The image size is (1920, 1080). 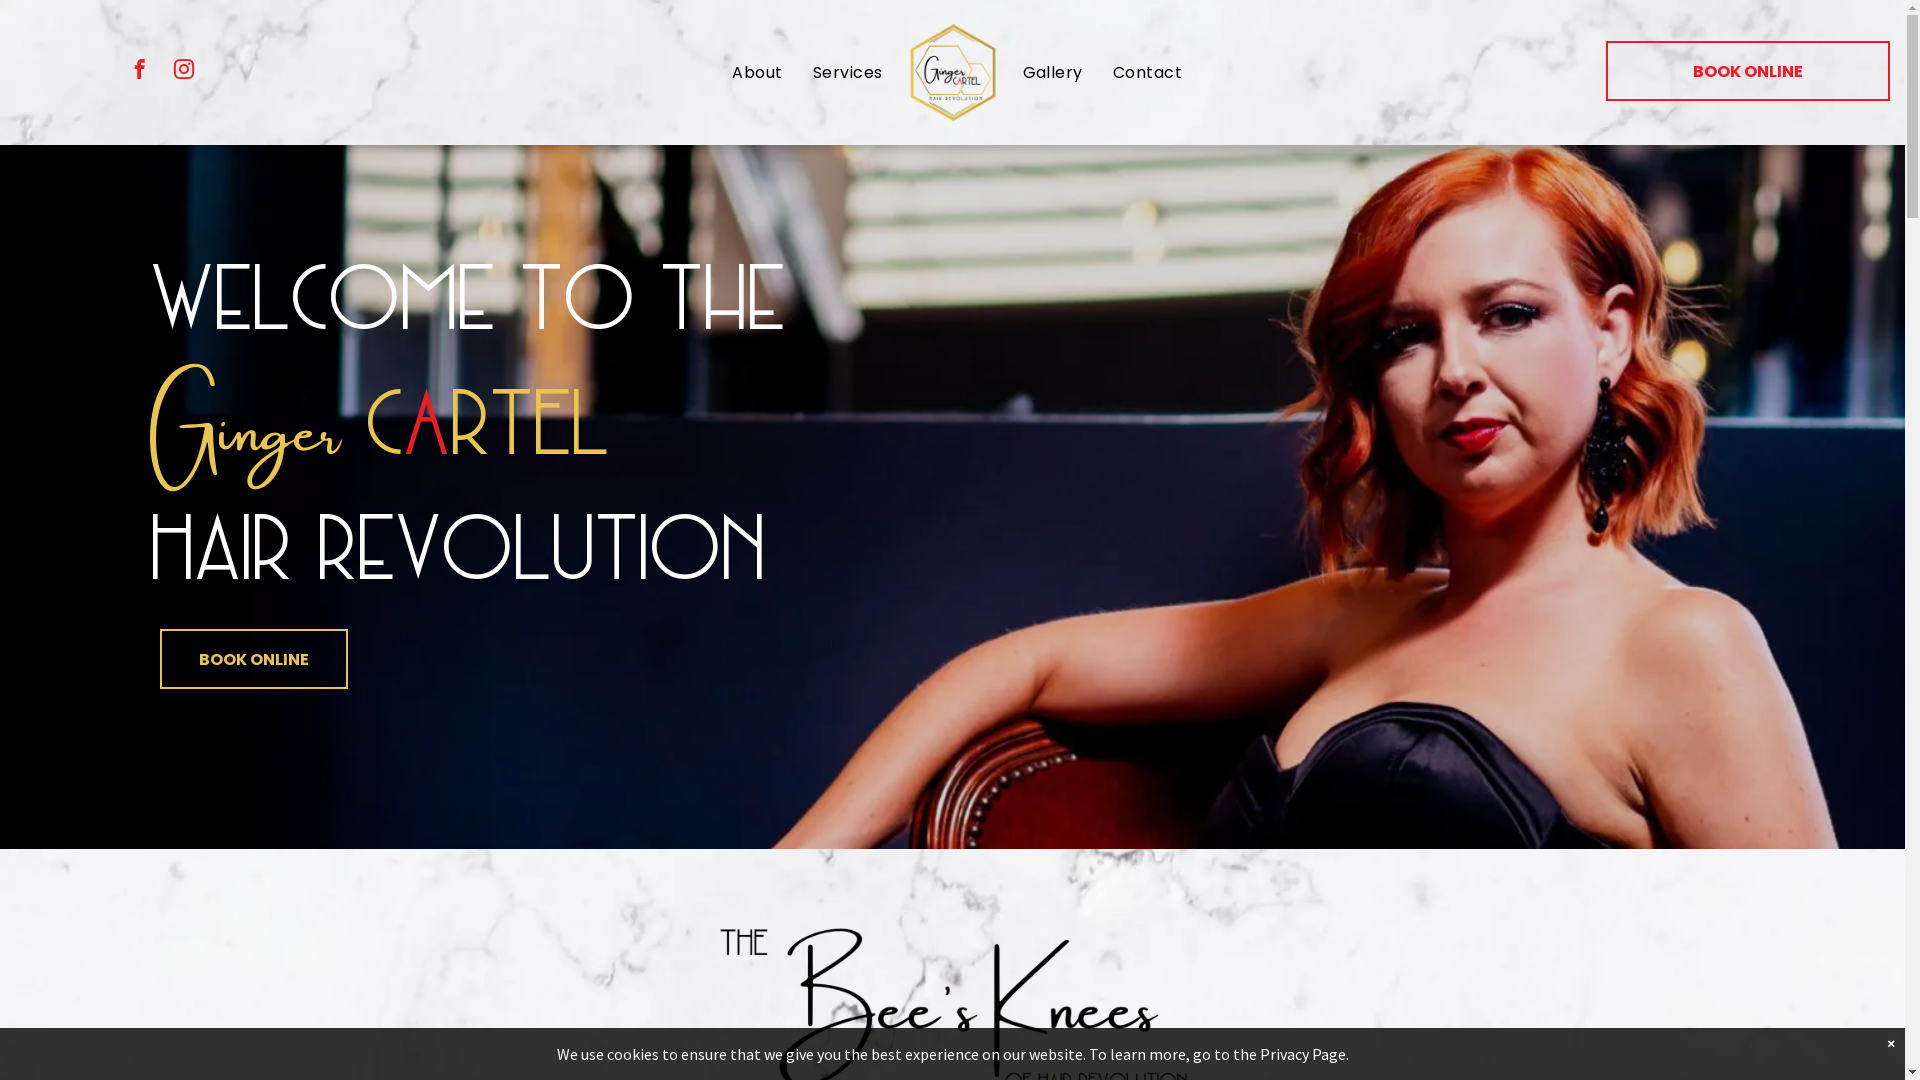 What do you see at coordinates (756, 71) in the screenshot?
I see `'About'` at bounding box center [756, 71].